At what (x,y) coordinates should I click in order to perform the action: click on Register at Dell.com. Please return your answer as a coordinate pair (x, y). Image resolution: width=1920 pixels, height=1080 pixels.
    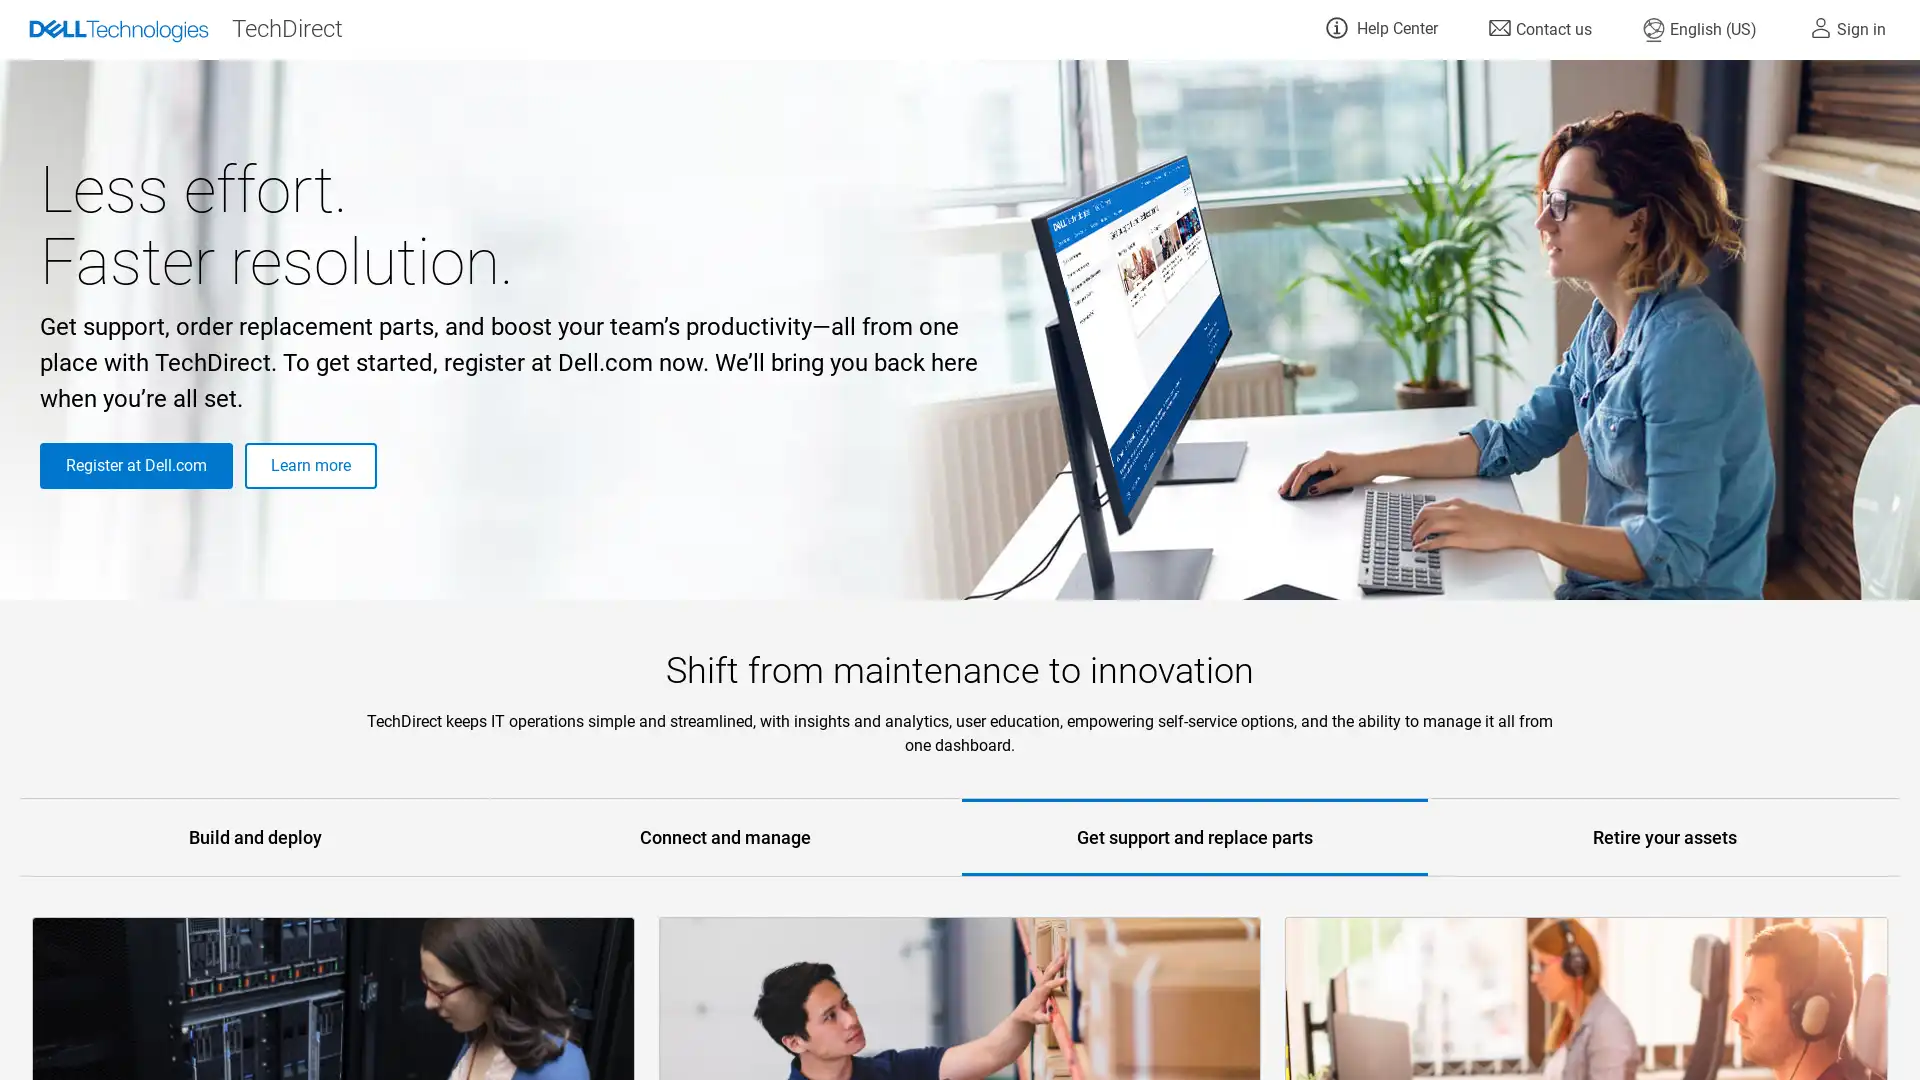
    Looking at the image, I should click on (135, 466).